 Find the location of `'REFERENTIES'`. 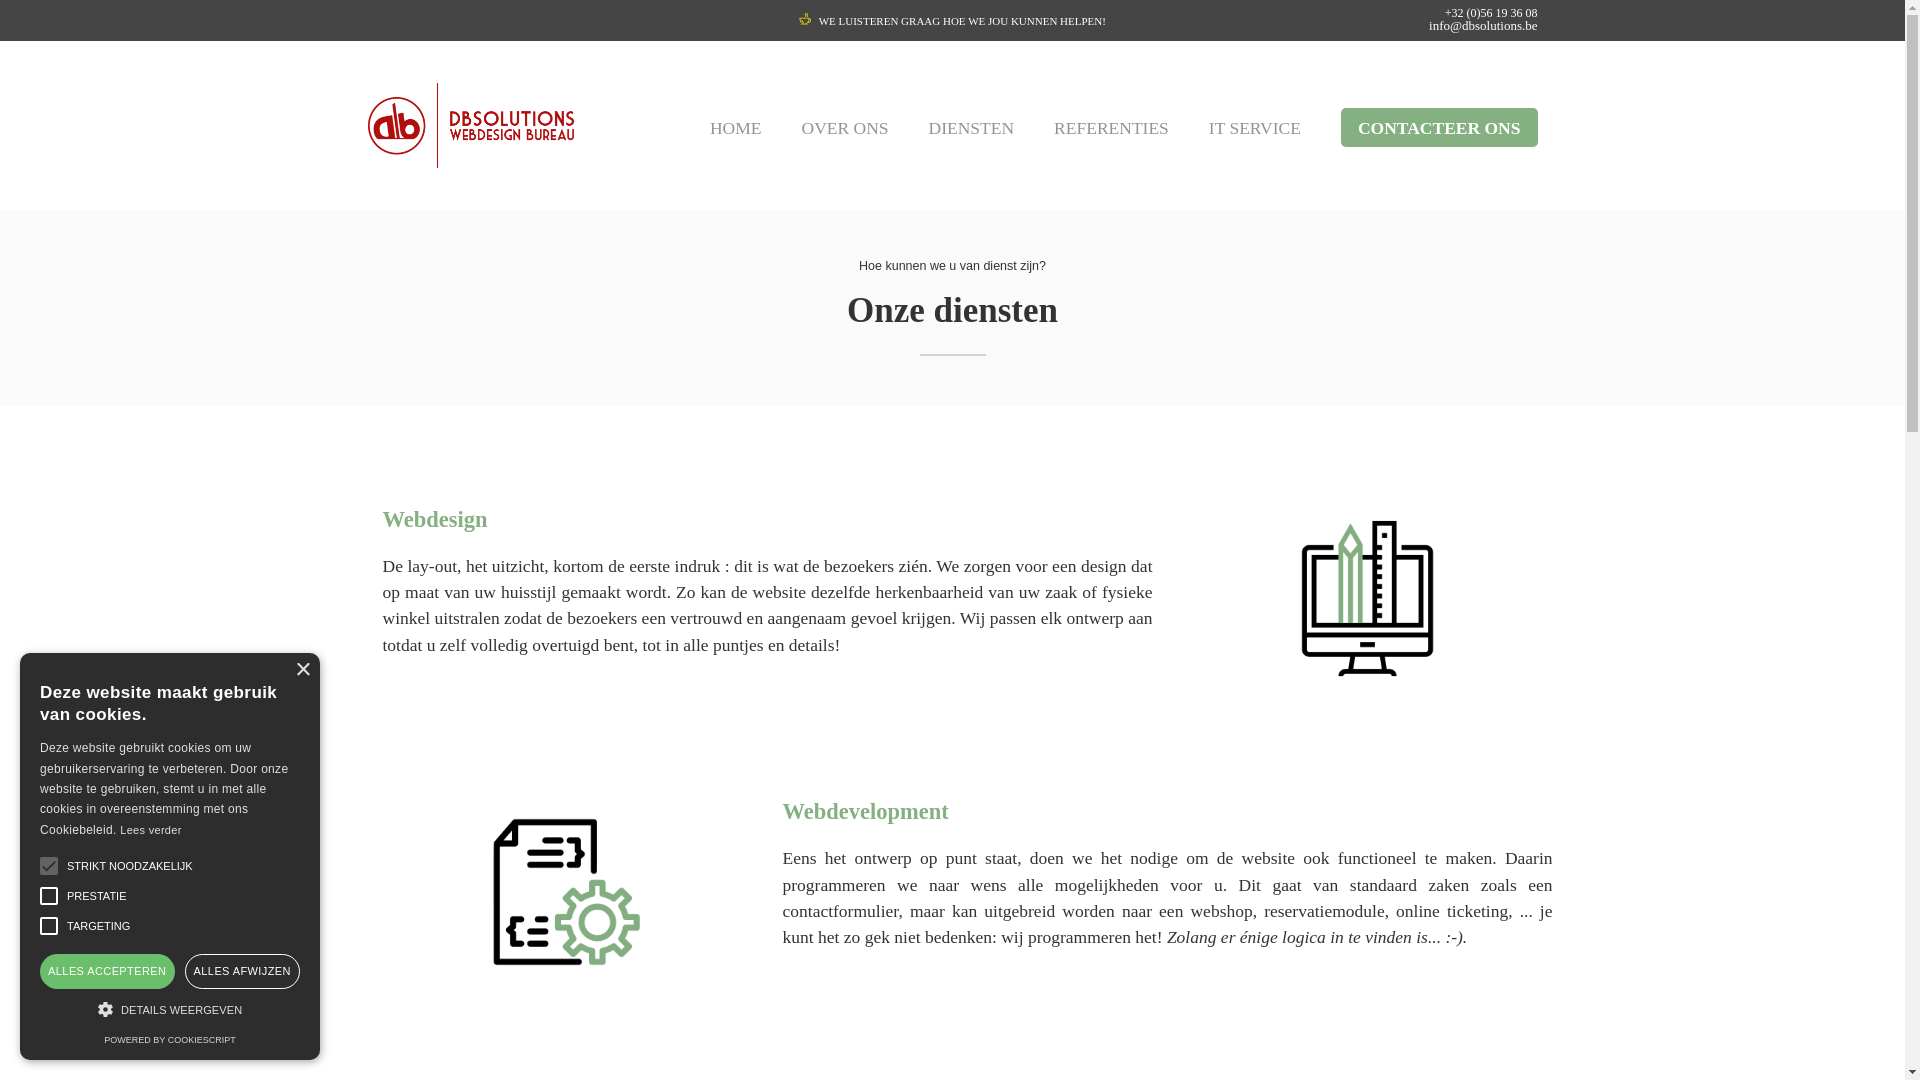

'REFERENTIES' is located at coordinates (1053, 127).